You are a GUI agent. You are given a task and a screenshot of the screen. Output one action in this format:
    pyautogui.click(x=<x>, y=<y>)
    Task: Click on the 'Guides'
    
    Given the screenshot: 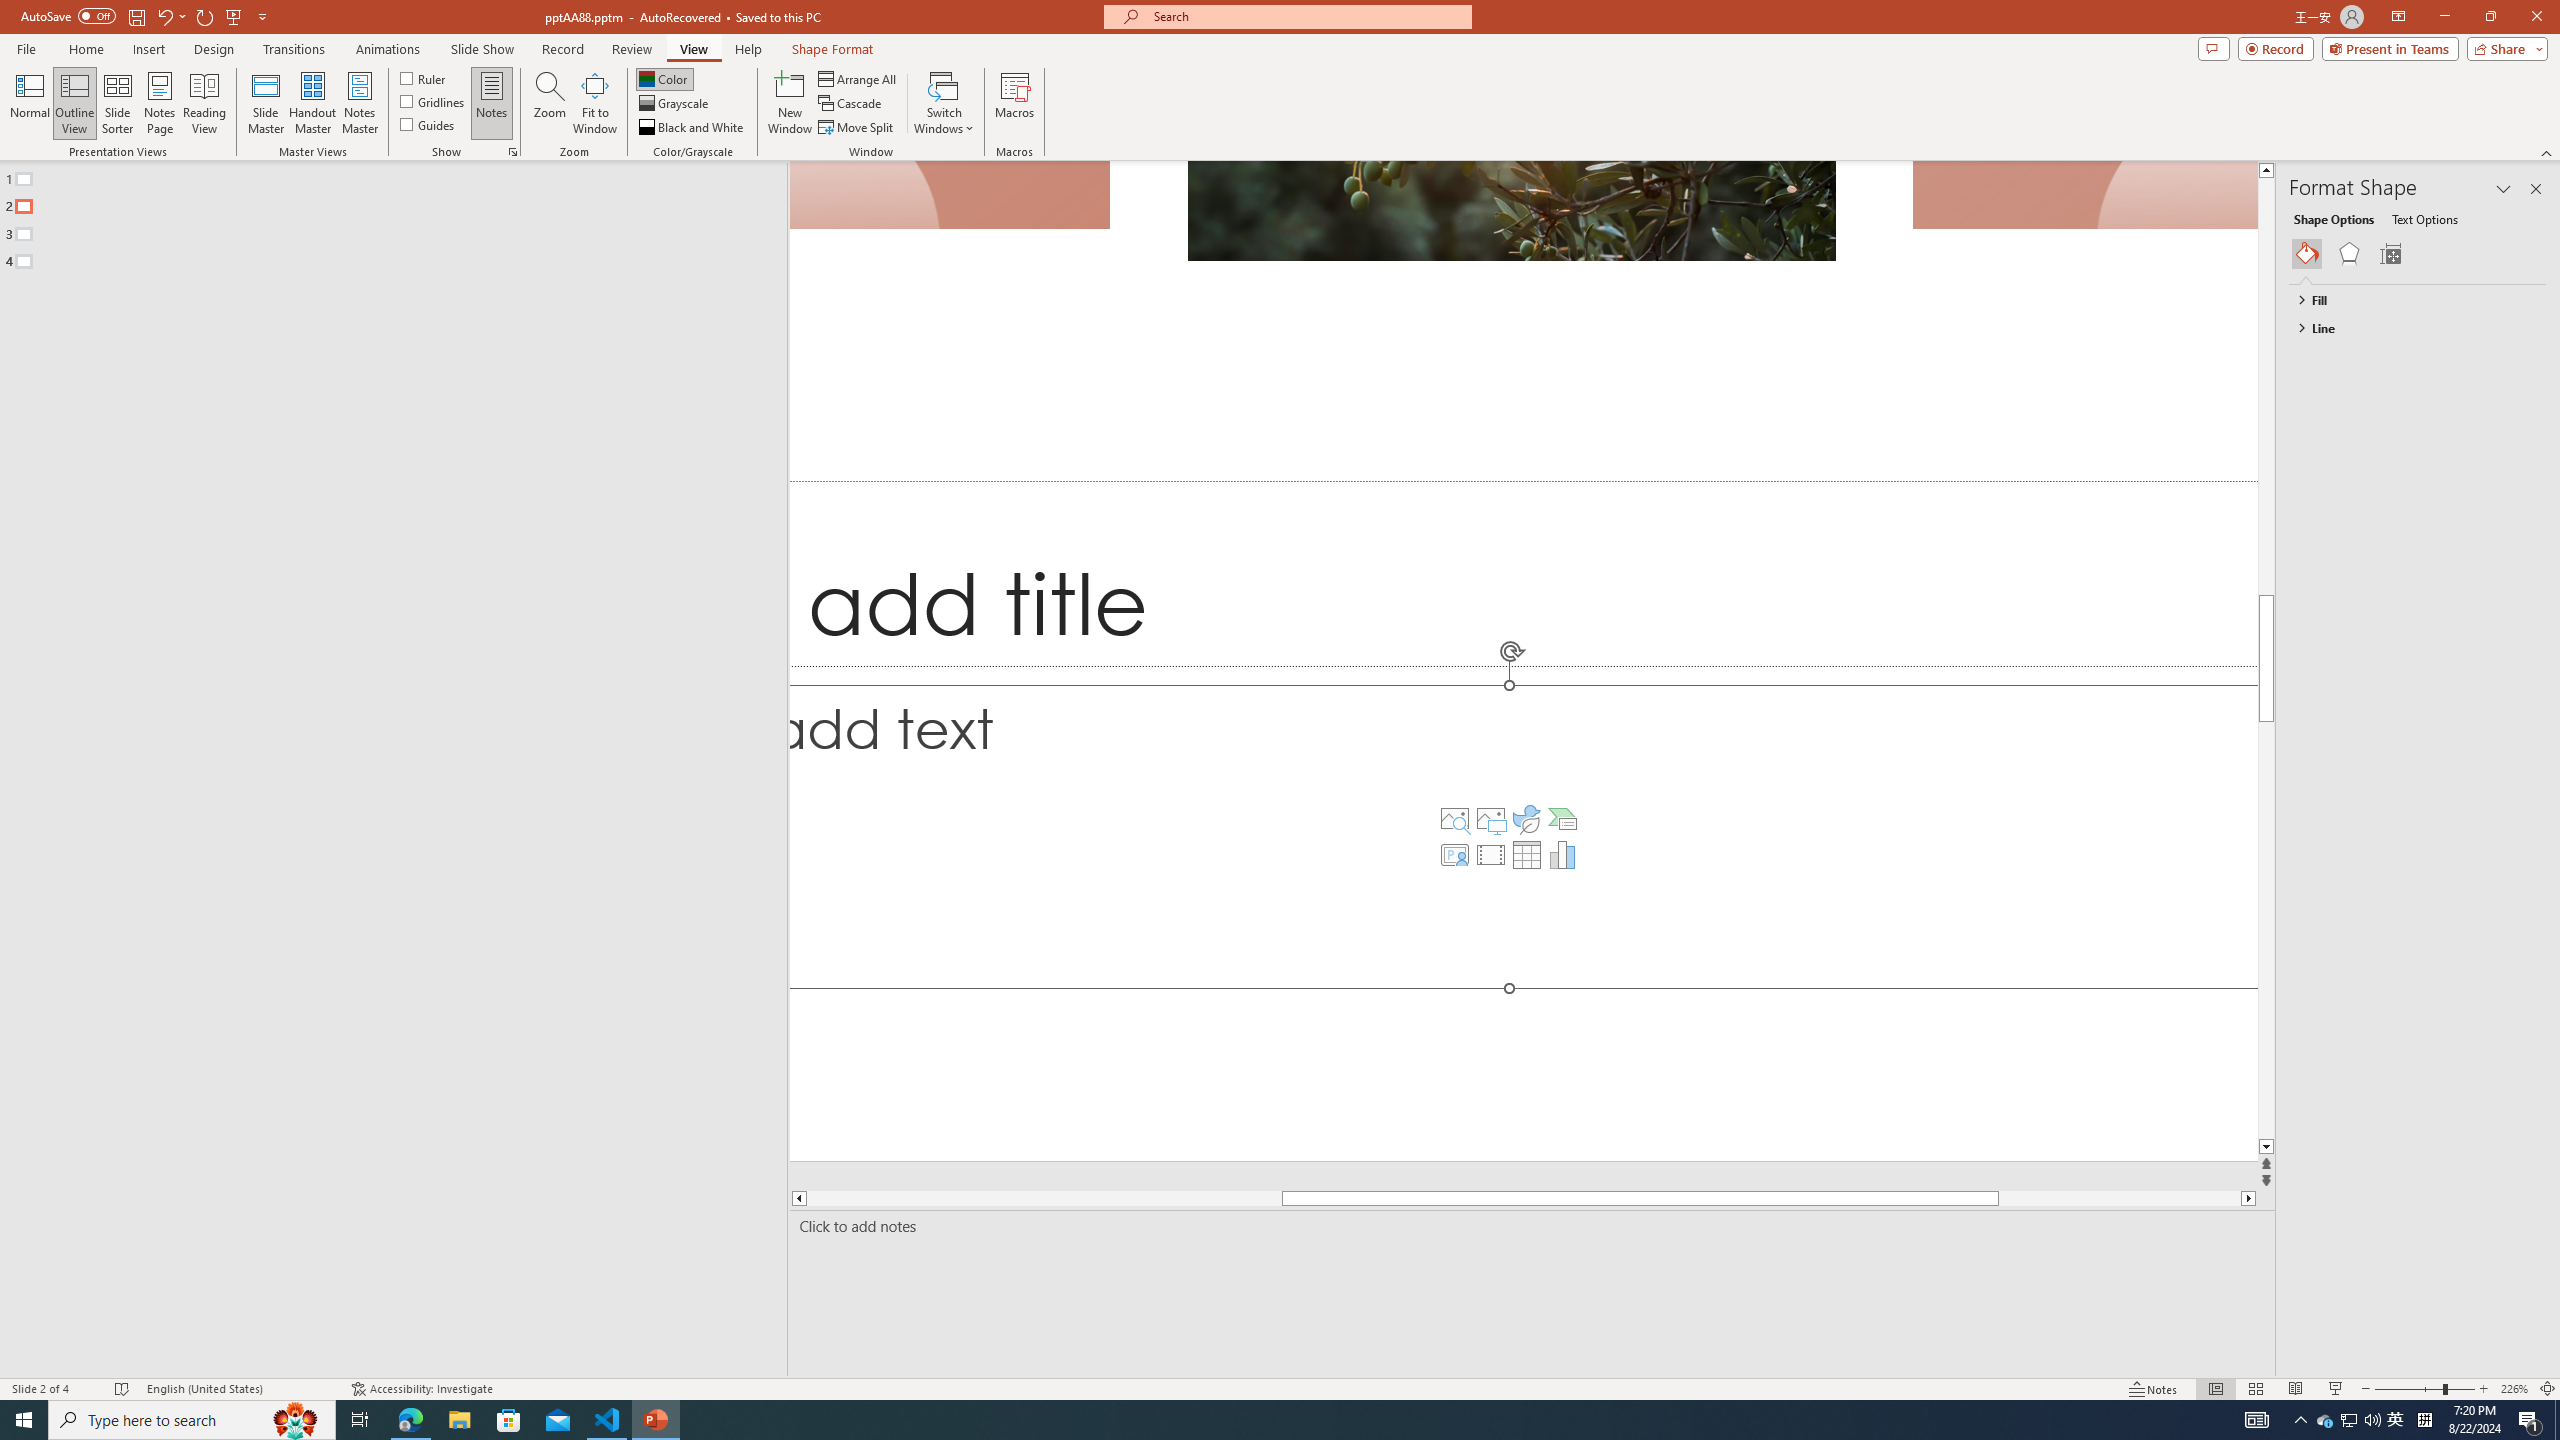 What is the action you would take?
    pyautogui.click(x=428, y=122)
    